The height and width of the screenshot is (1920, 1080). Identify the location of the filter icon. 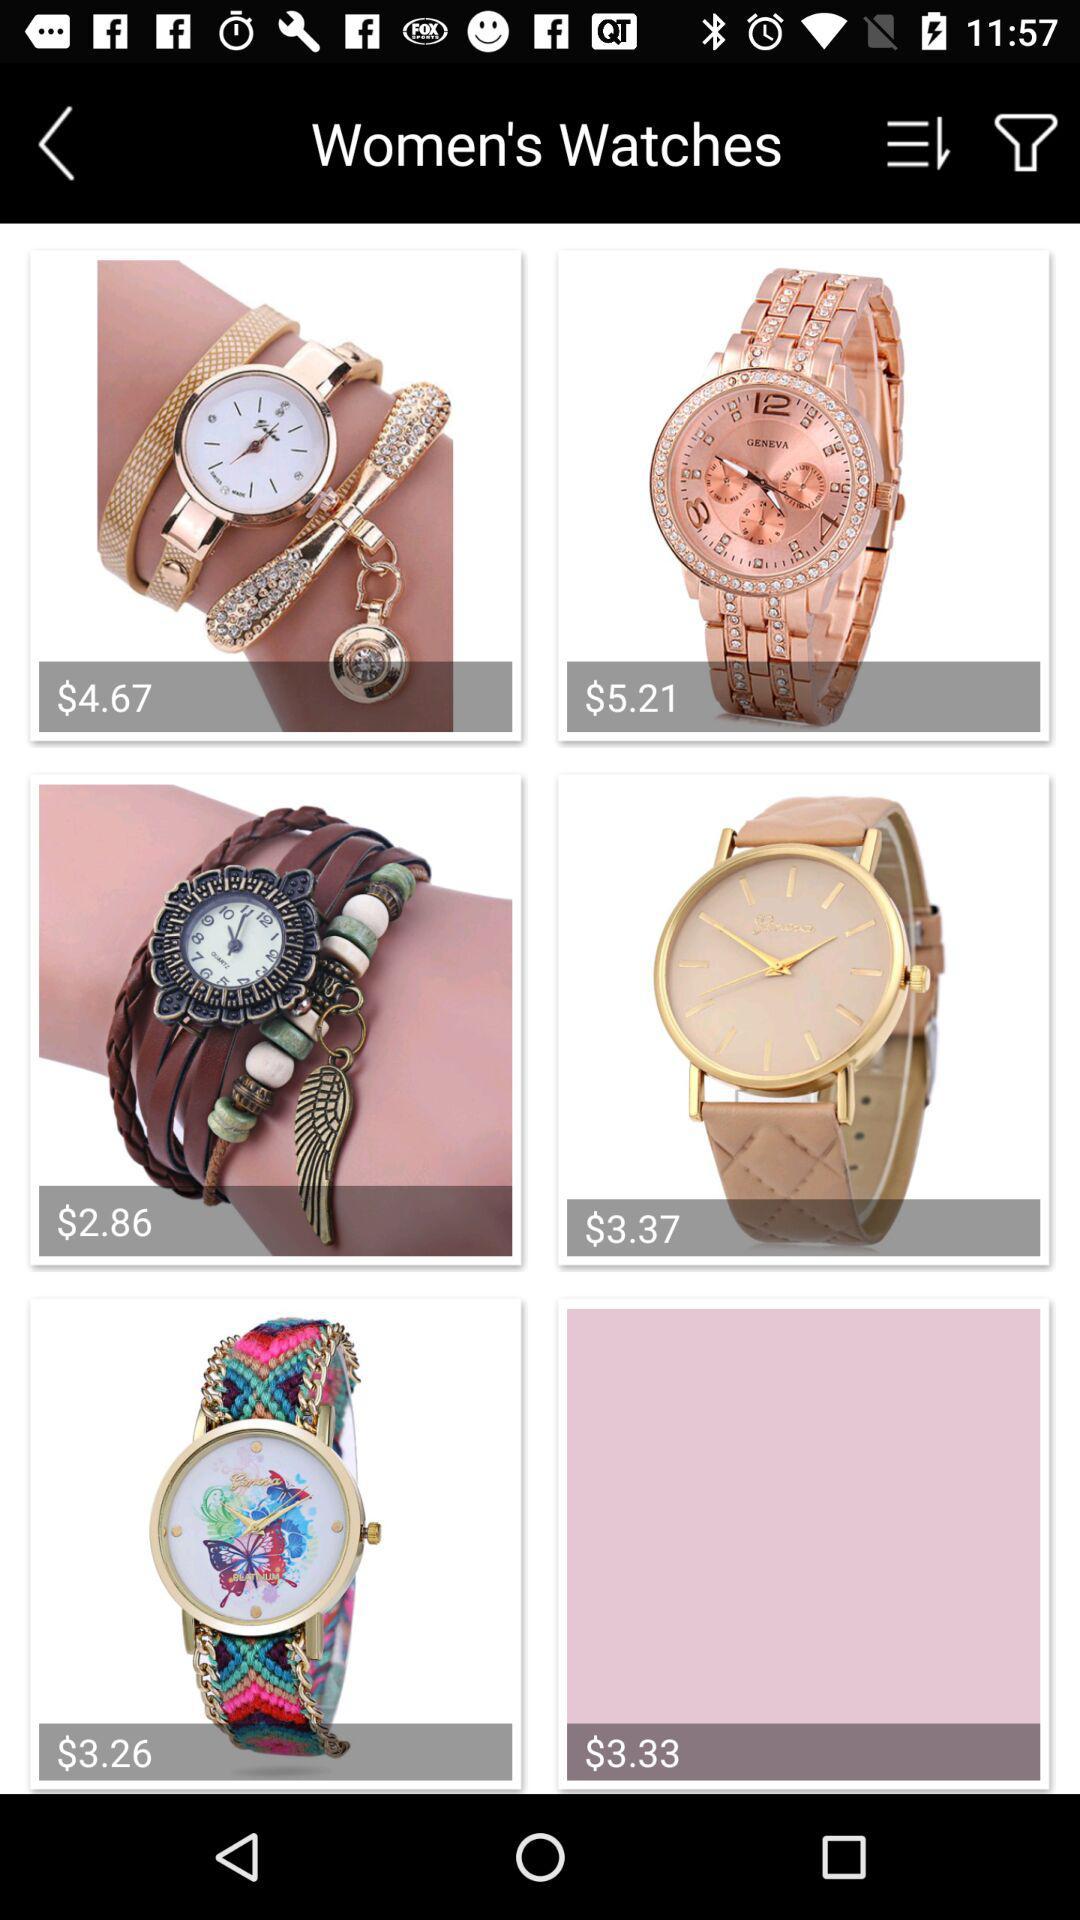
(1026, 142).